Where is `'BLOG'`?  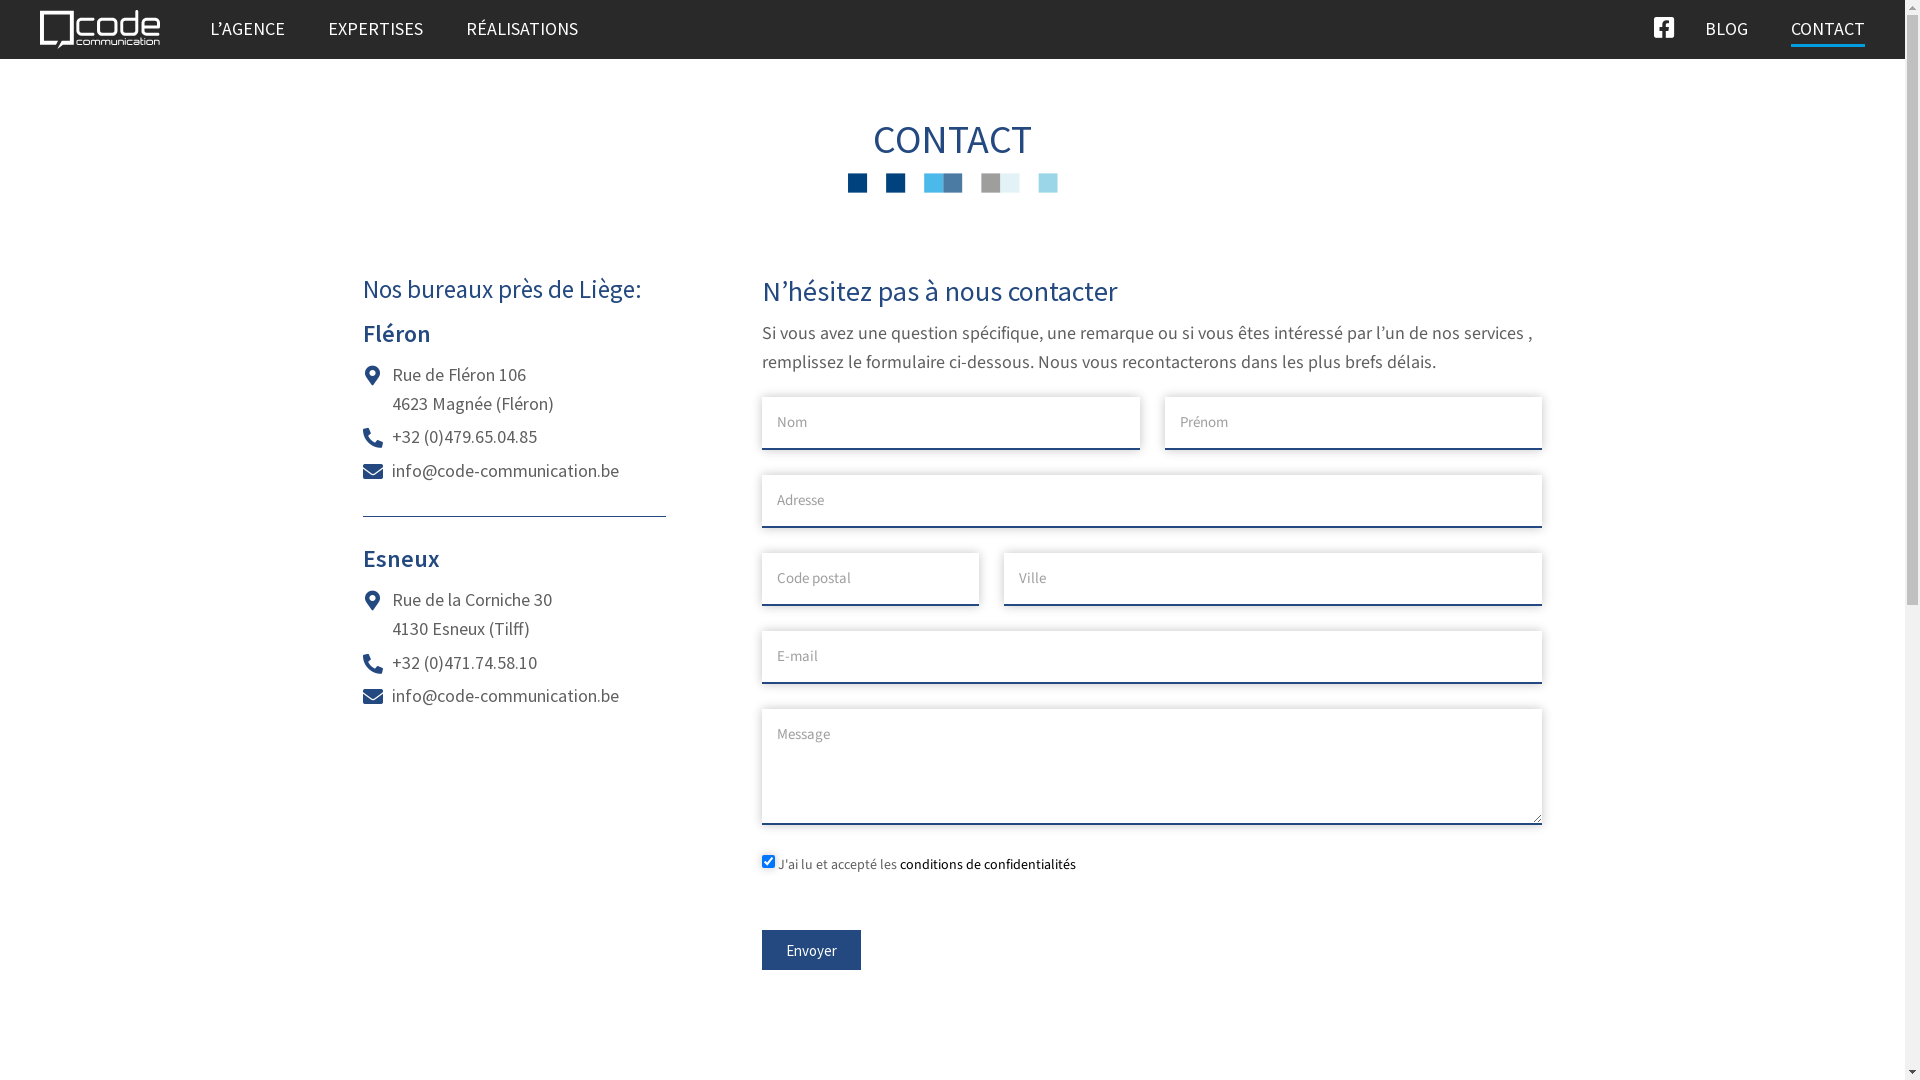
'BLOG' is located at coordinates (1703, 29).